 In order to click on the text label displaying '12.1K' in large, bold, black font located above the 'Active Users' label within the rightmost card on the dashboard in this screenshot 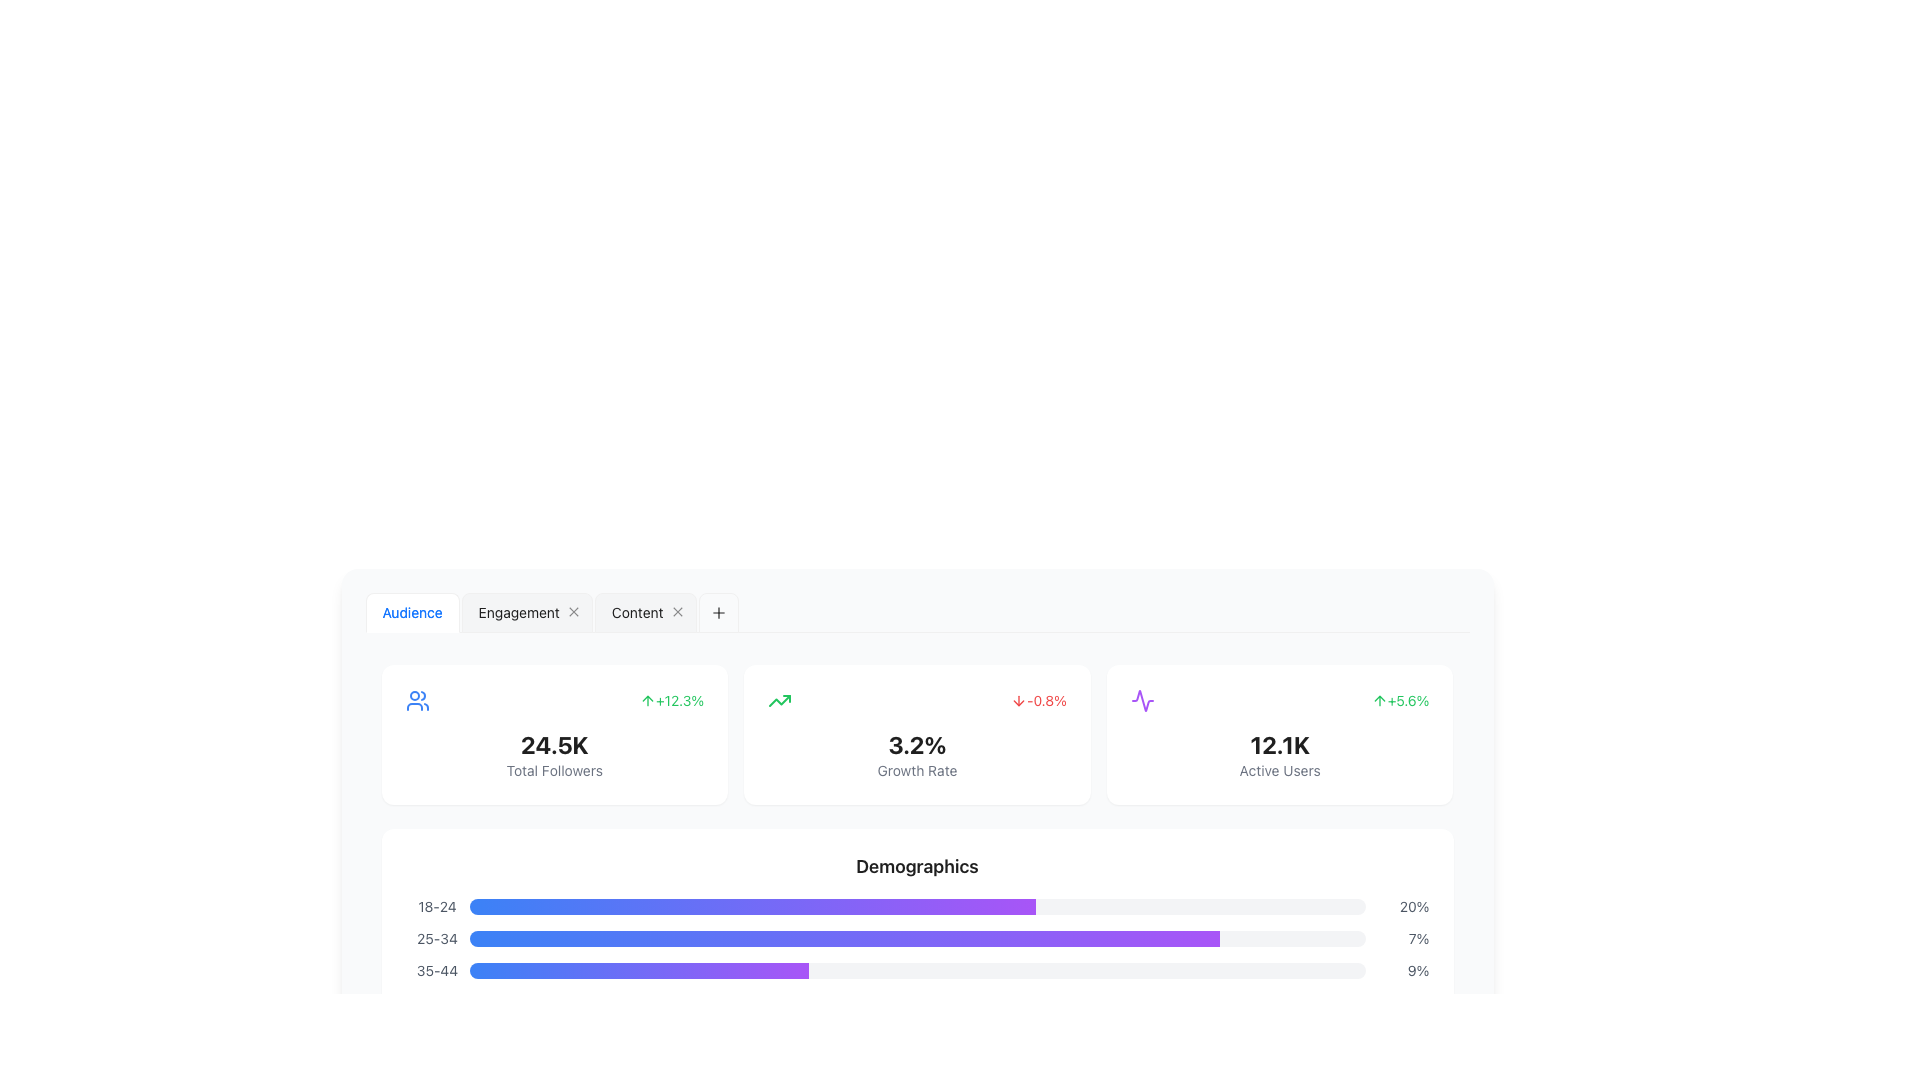, I will do `click(1280, 744)`.